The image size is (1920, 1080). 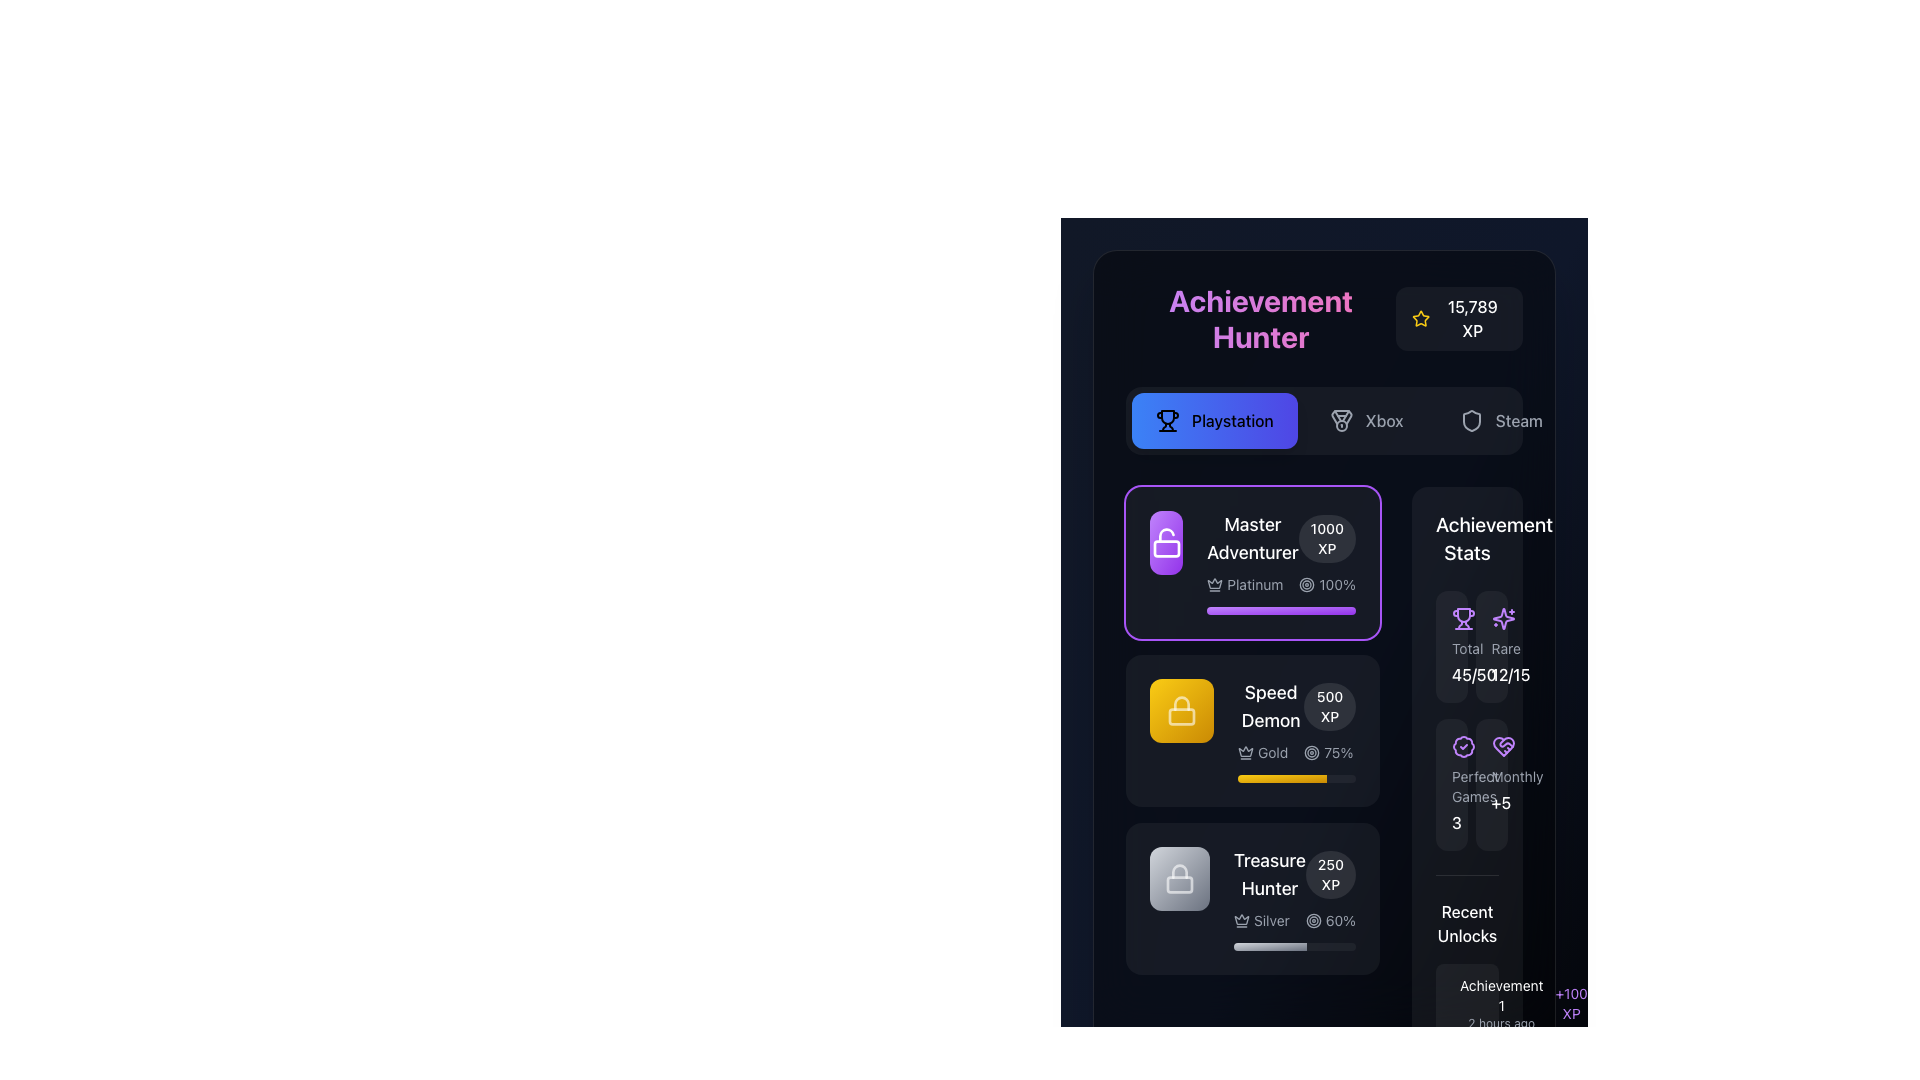 What do you see at coordinates (1241, 921) in the screenshot?
I see `the crown-shaped icon located to the left of the text 'Silver', which is grouped under the 'Treasure Hunter' box` at bounding box center [1241, 921].